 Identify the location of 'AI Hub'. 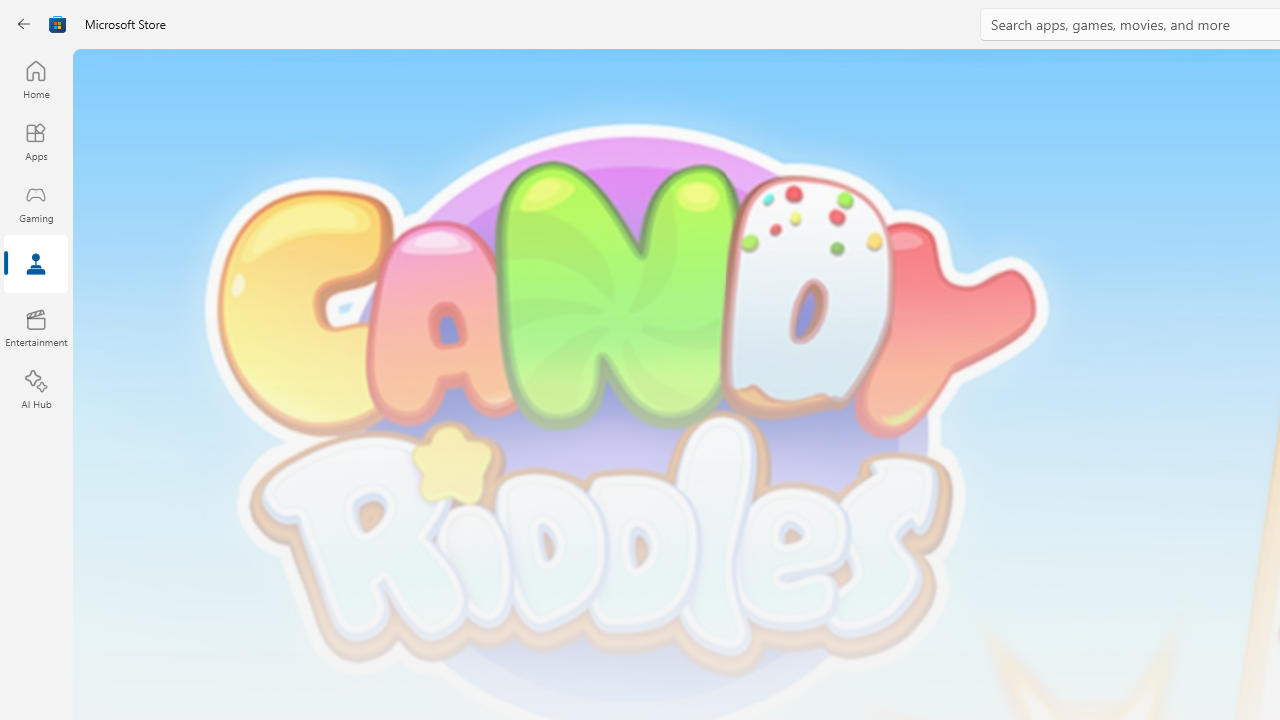
(35, 390).